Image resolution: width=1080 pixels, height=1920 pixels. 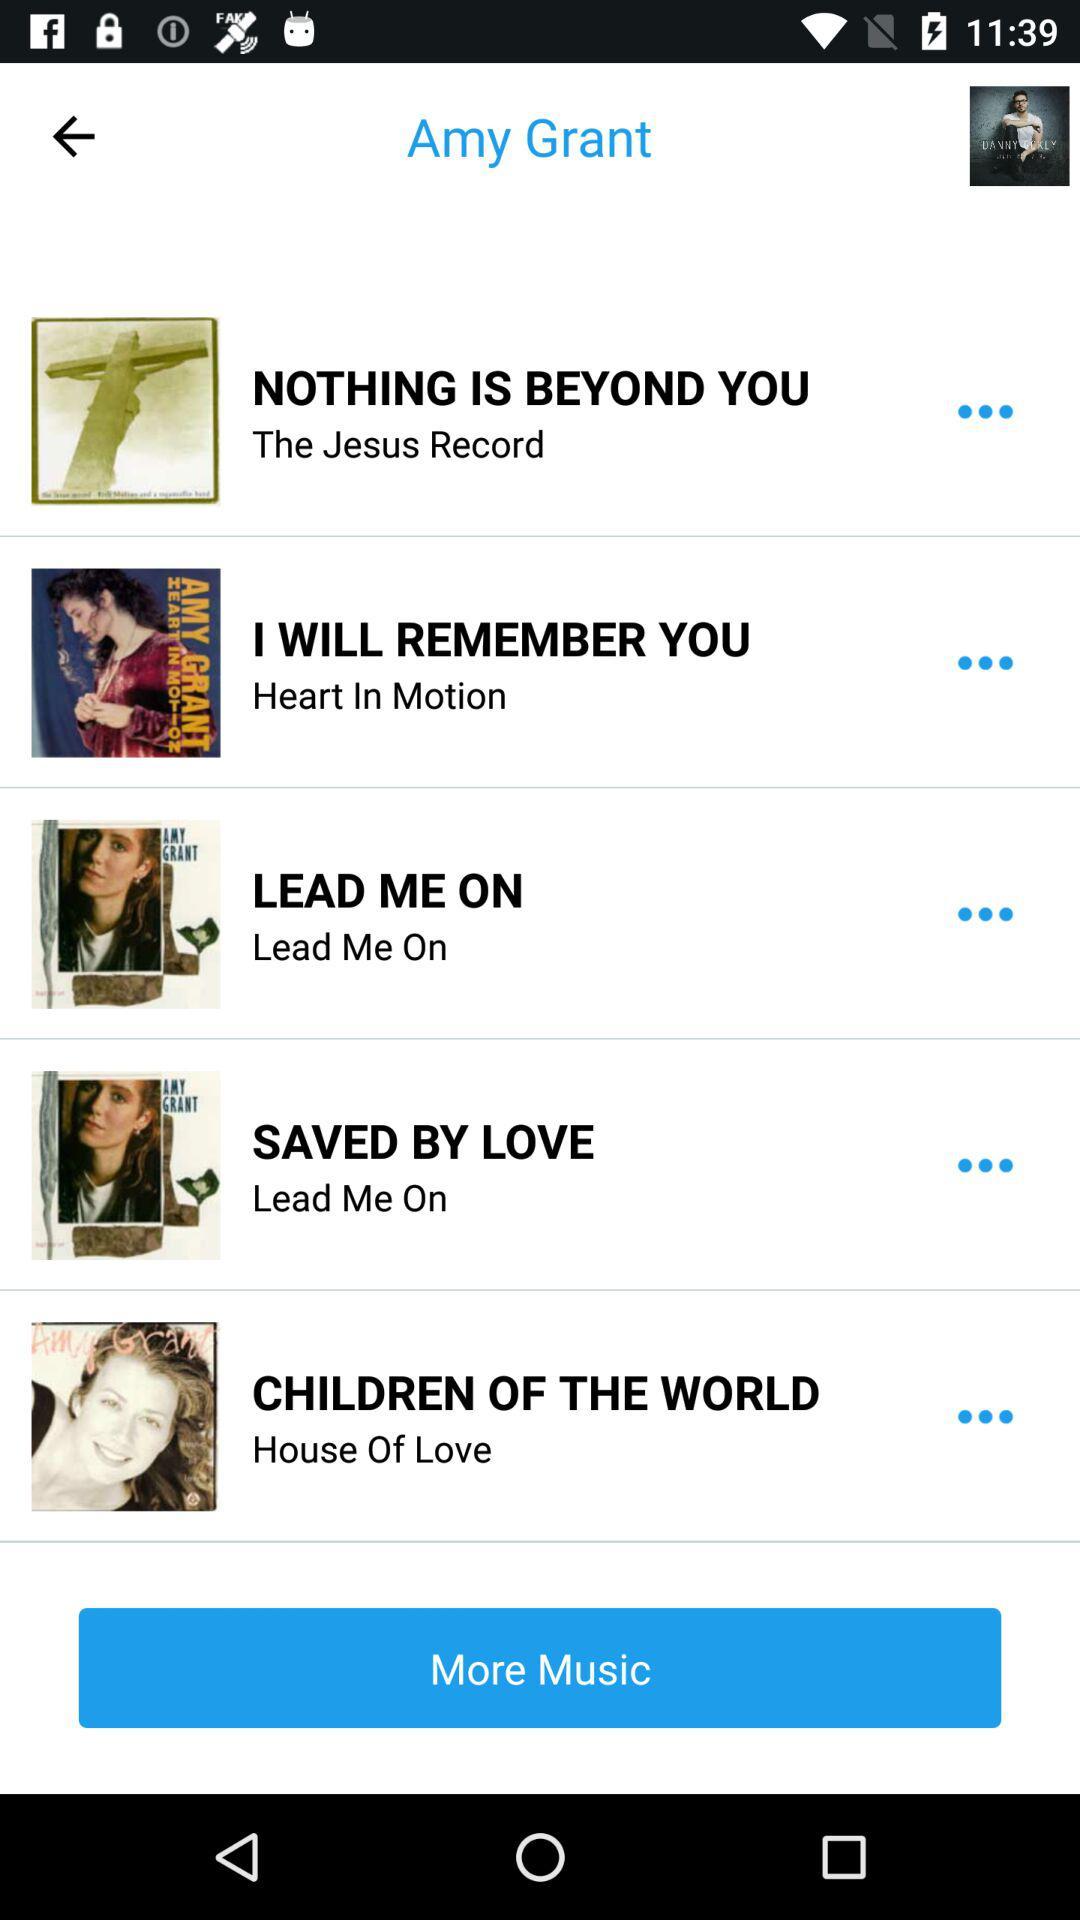 I want to click on more music icon, so click(x=540, y=1667).